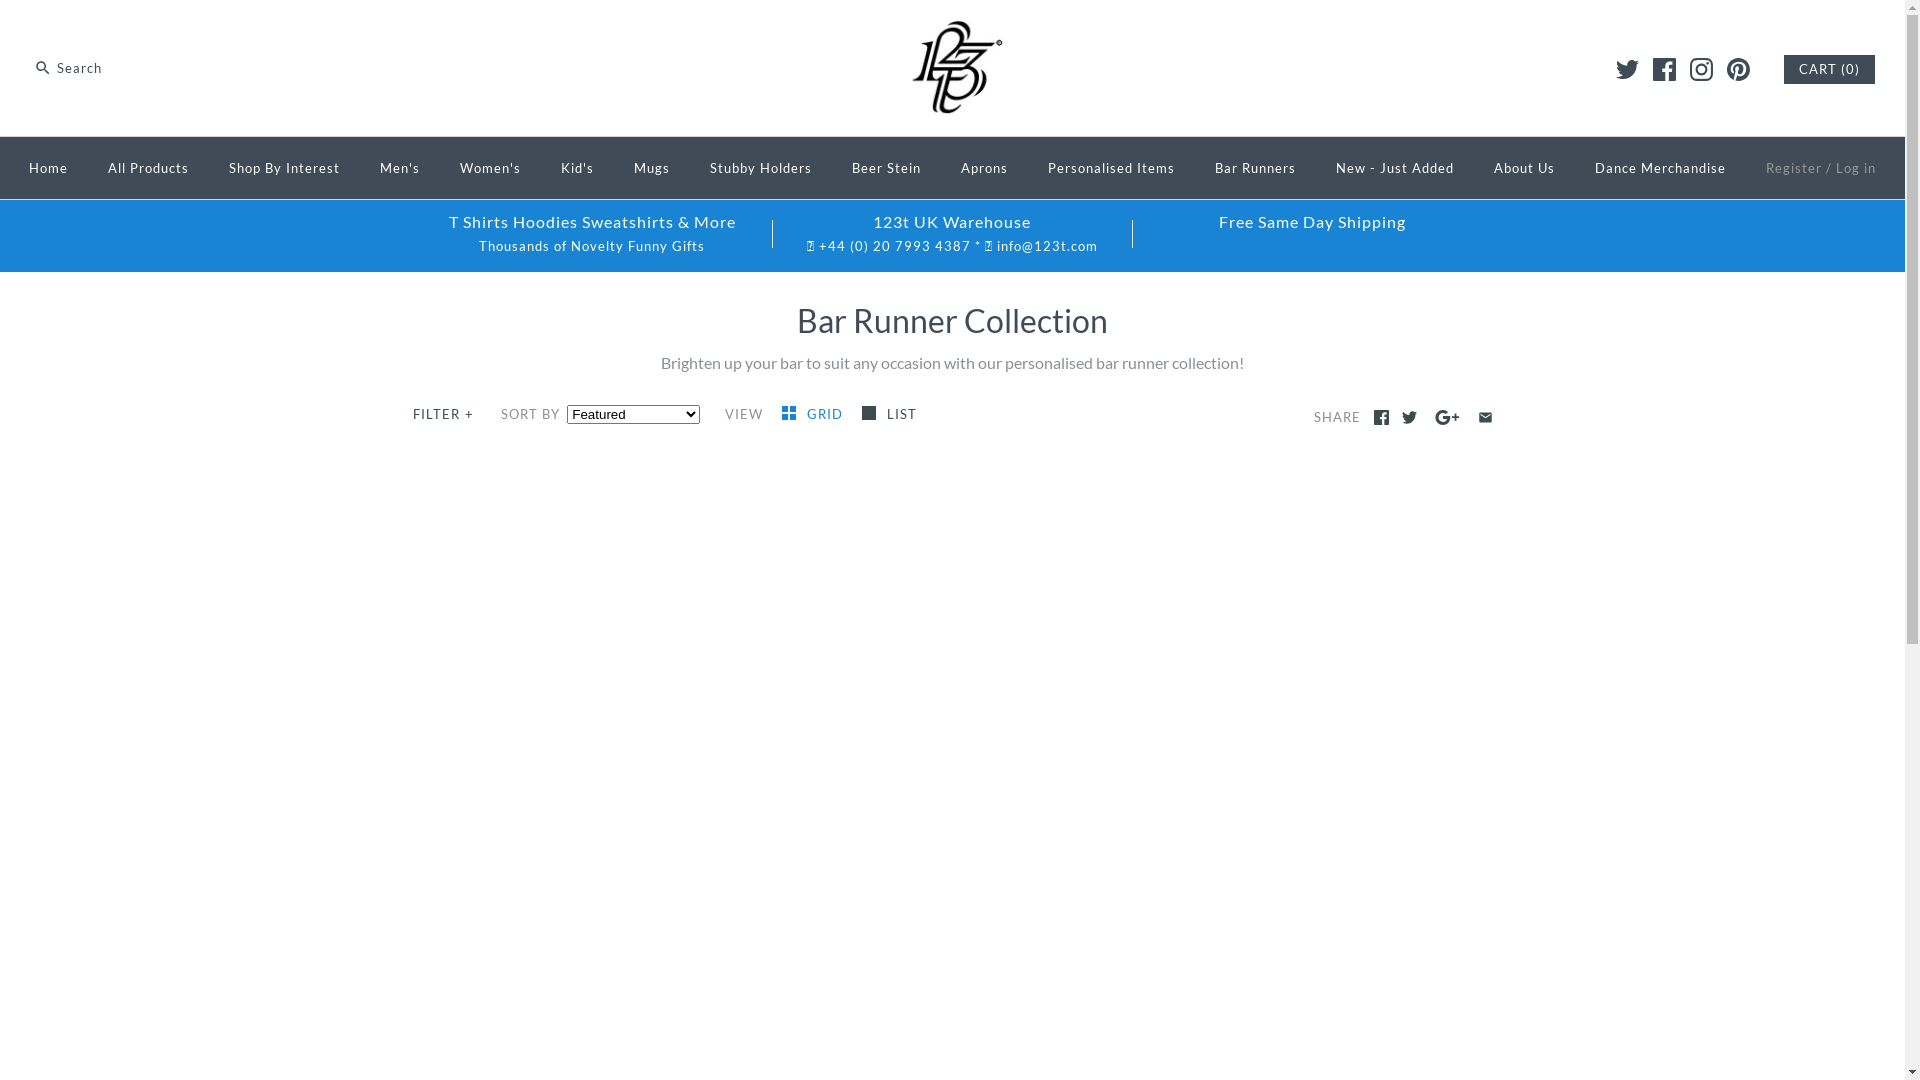  I want to click on 'Aprons', so click(941, 167).